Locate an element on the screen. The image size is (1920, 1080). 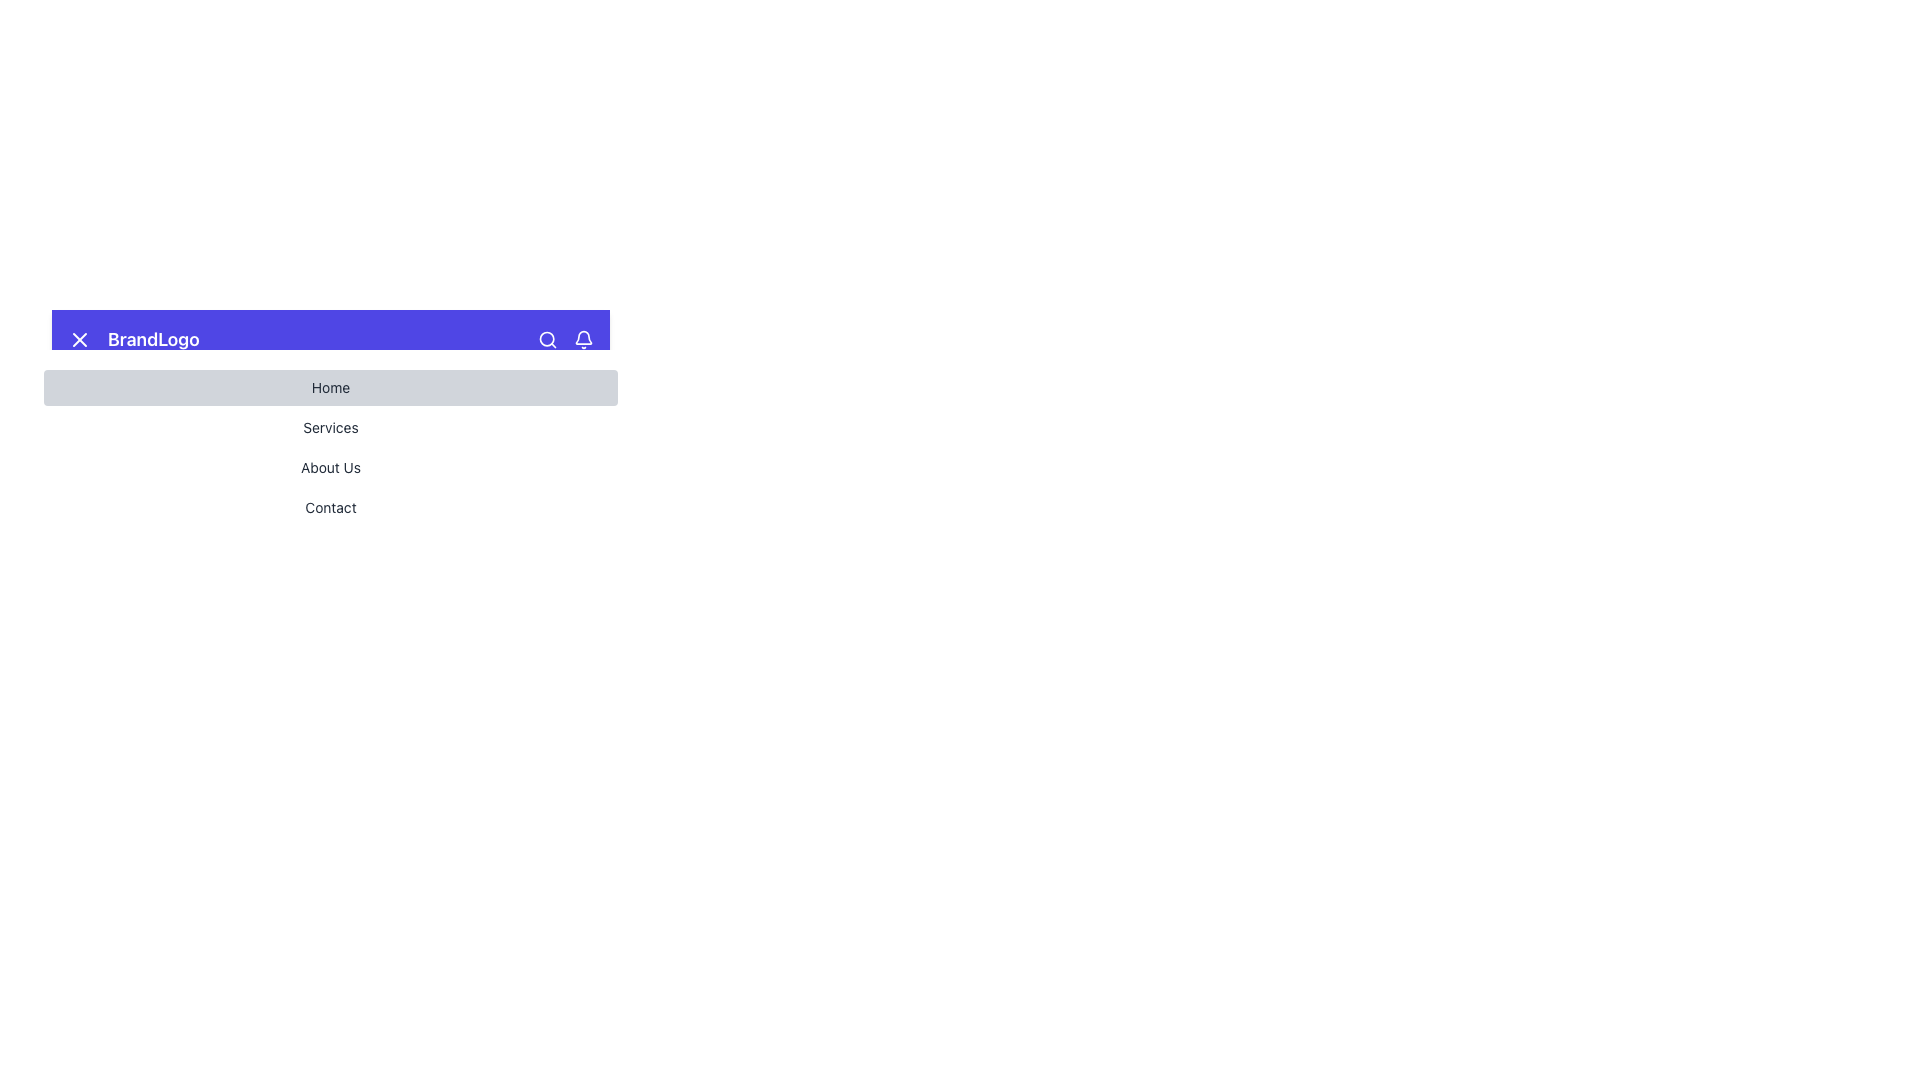
the 'Contact' button in the vertical navigation menu is located at coordinates (331, 507).